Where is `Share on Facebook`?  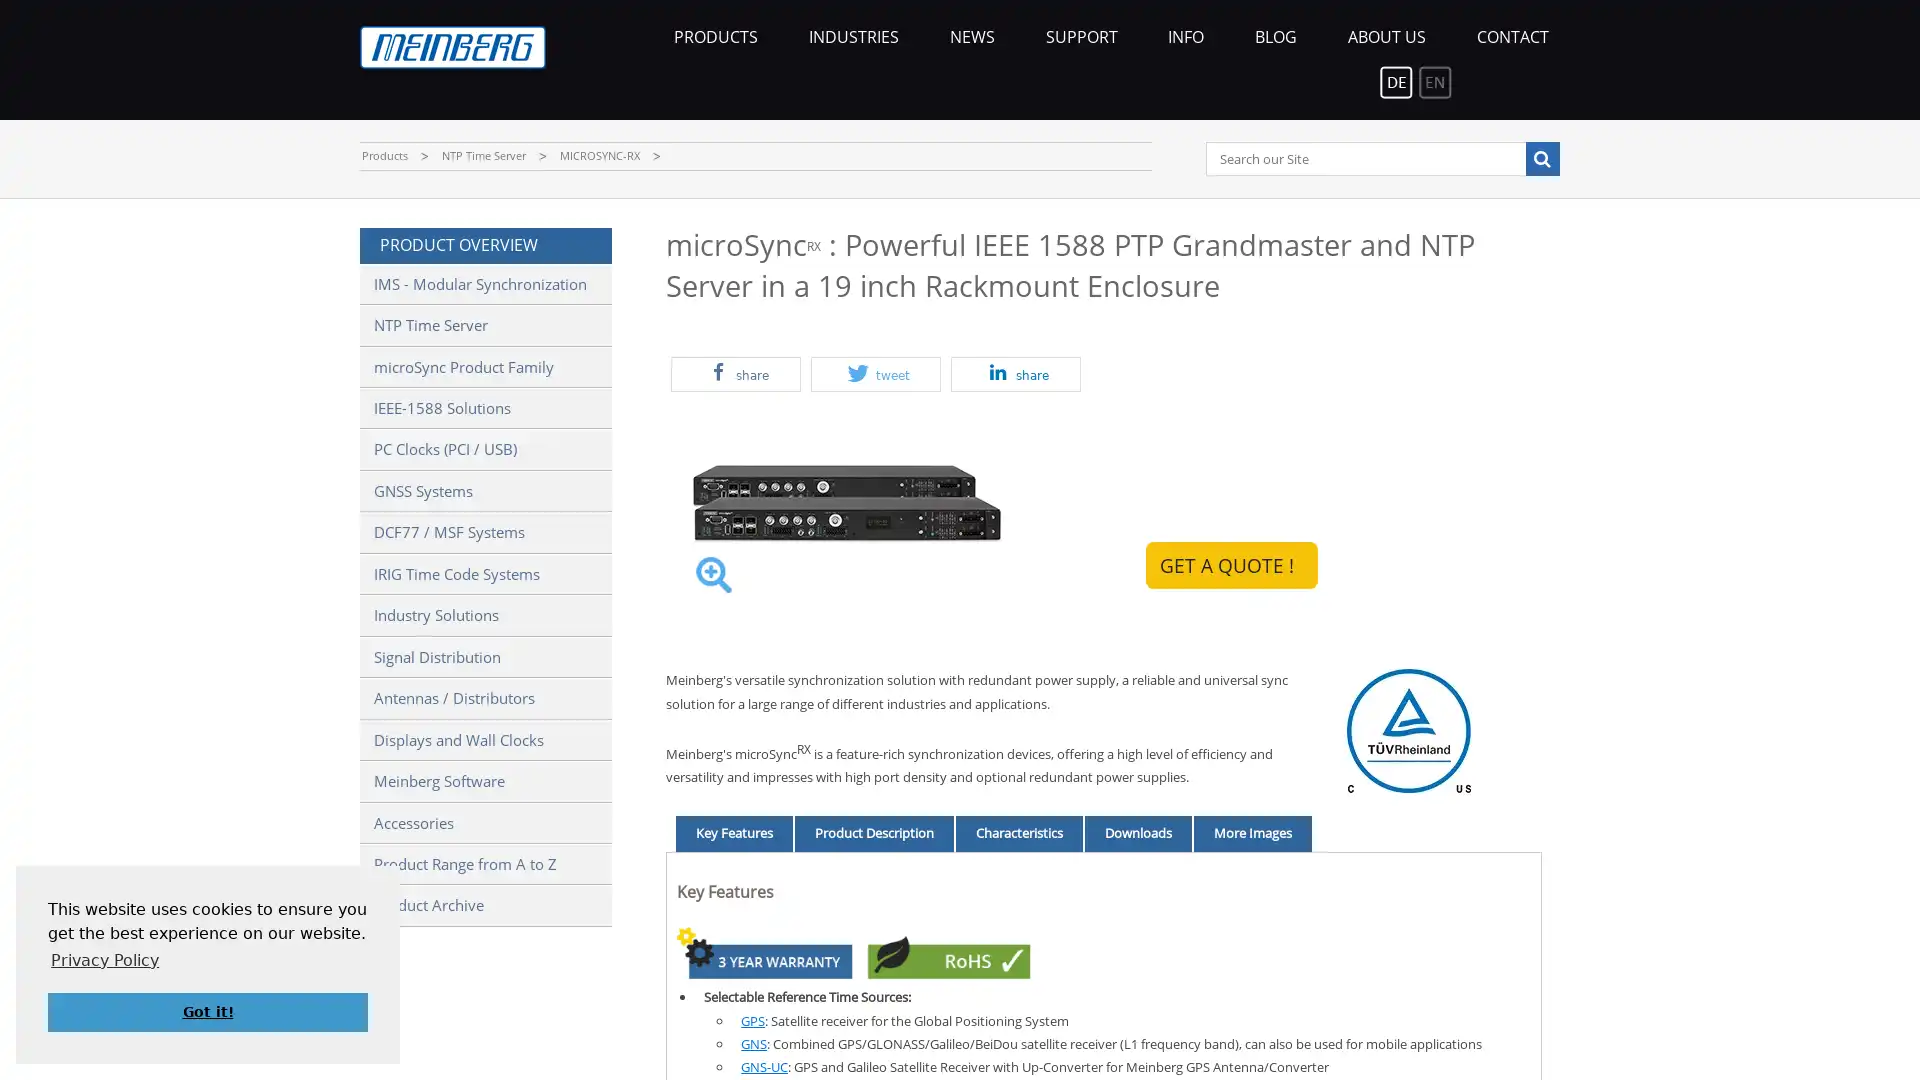
Share on Facebook is located at coordinates (734, 375).